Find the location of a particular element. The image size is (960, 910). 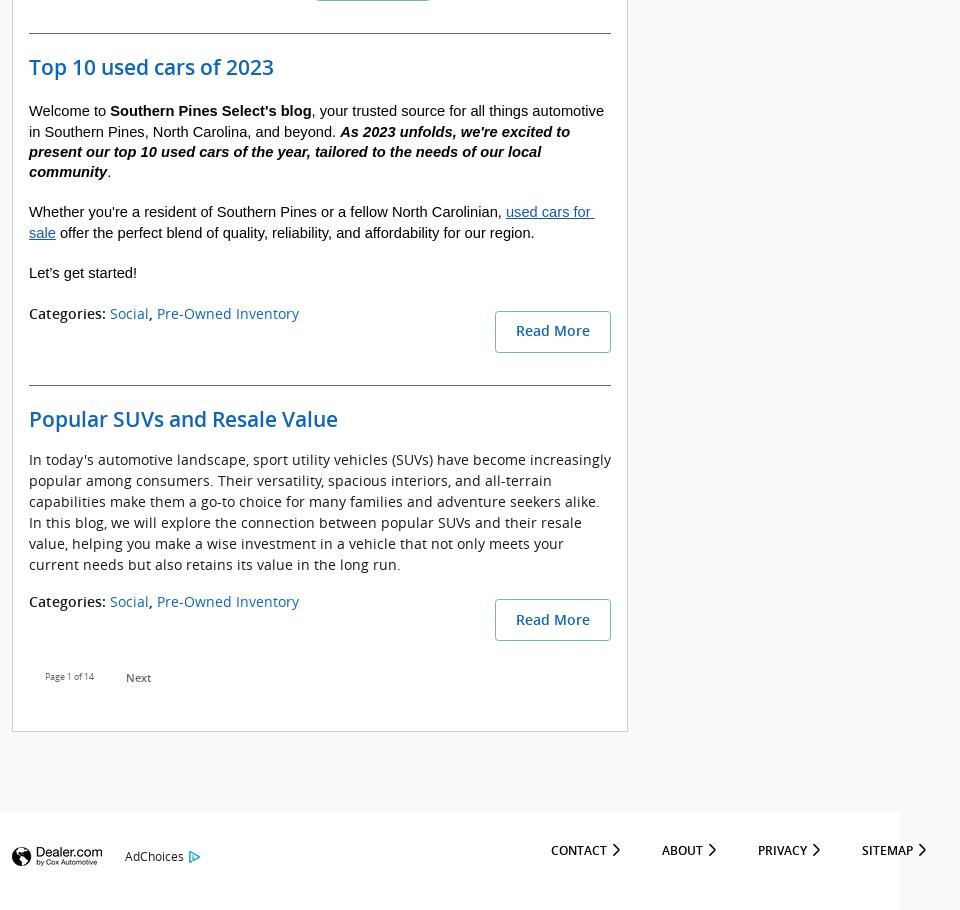

'As 2023 unfolds, we're excited to present our top 10 used cars of the year, tailored to the needs of our local community' is located at coordinates (301, 150).